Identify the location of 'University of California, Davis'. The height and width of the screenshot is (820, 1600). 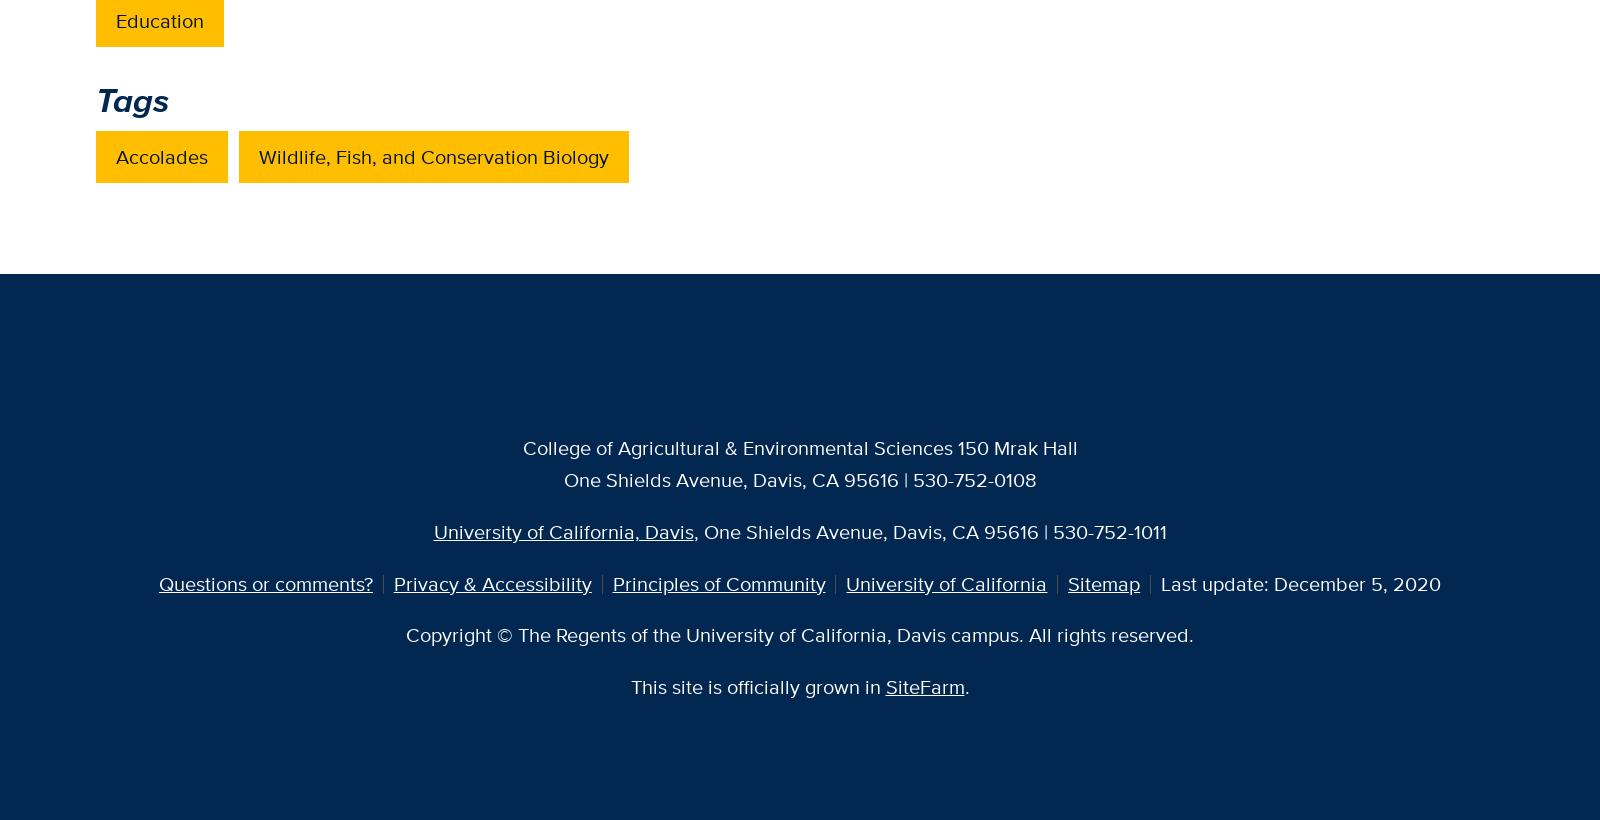
(562, 530).